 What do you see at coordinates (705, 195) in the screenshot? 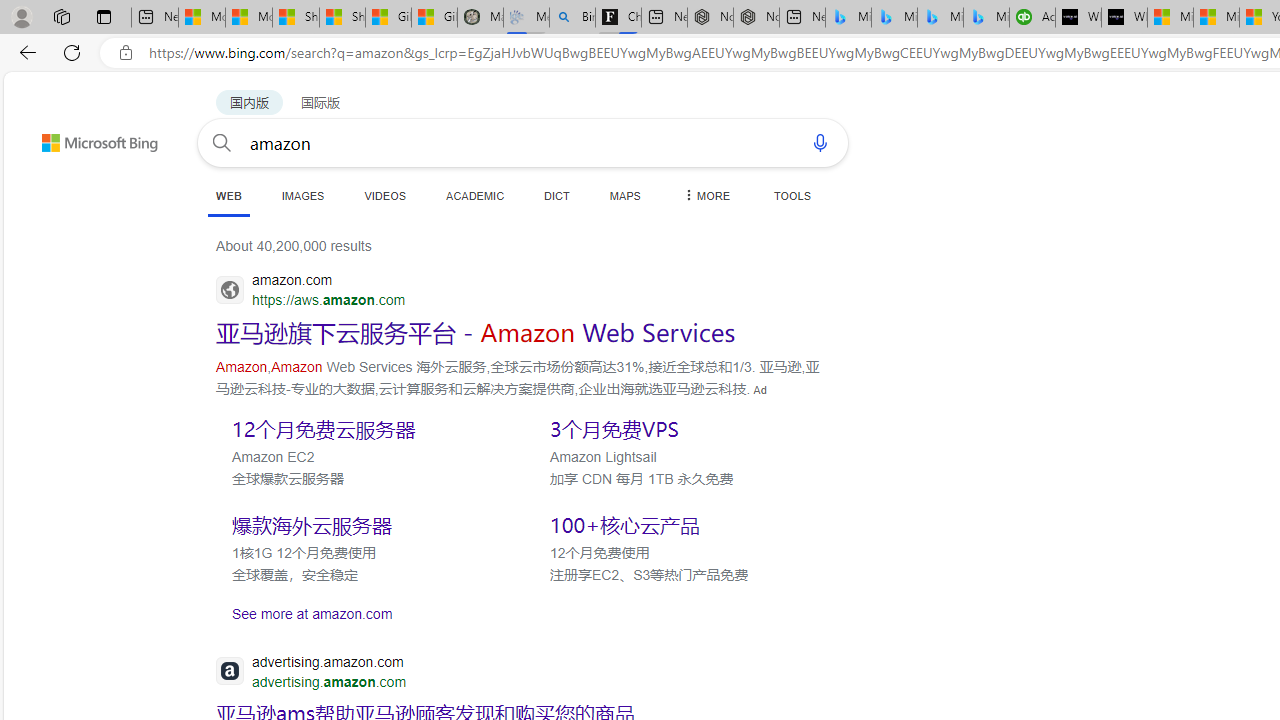
I see `'Dropdown Menu'` at bounding box center [705, 195].